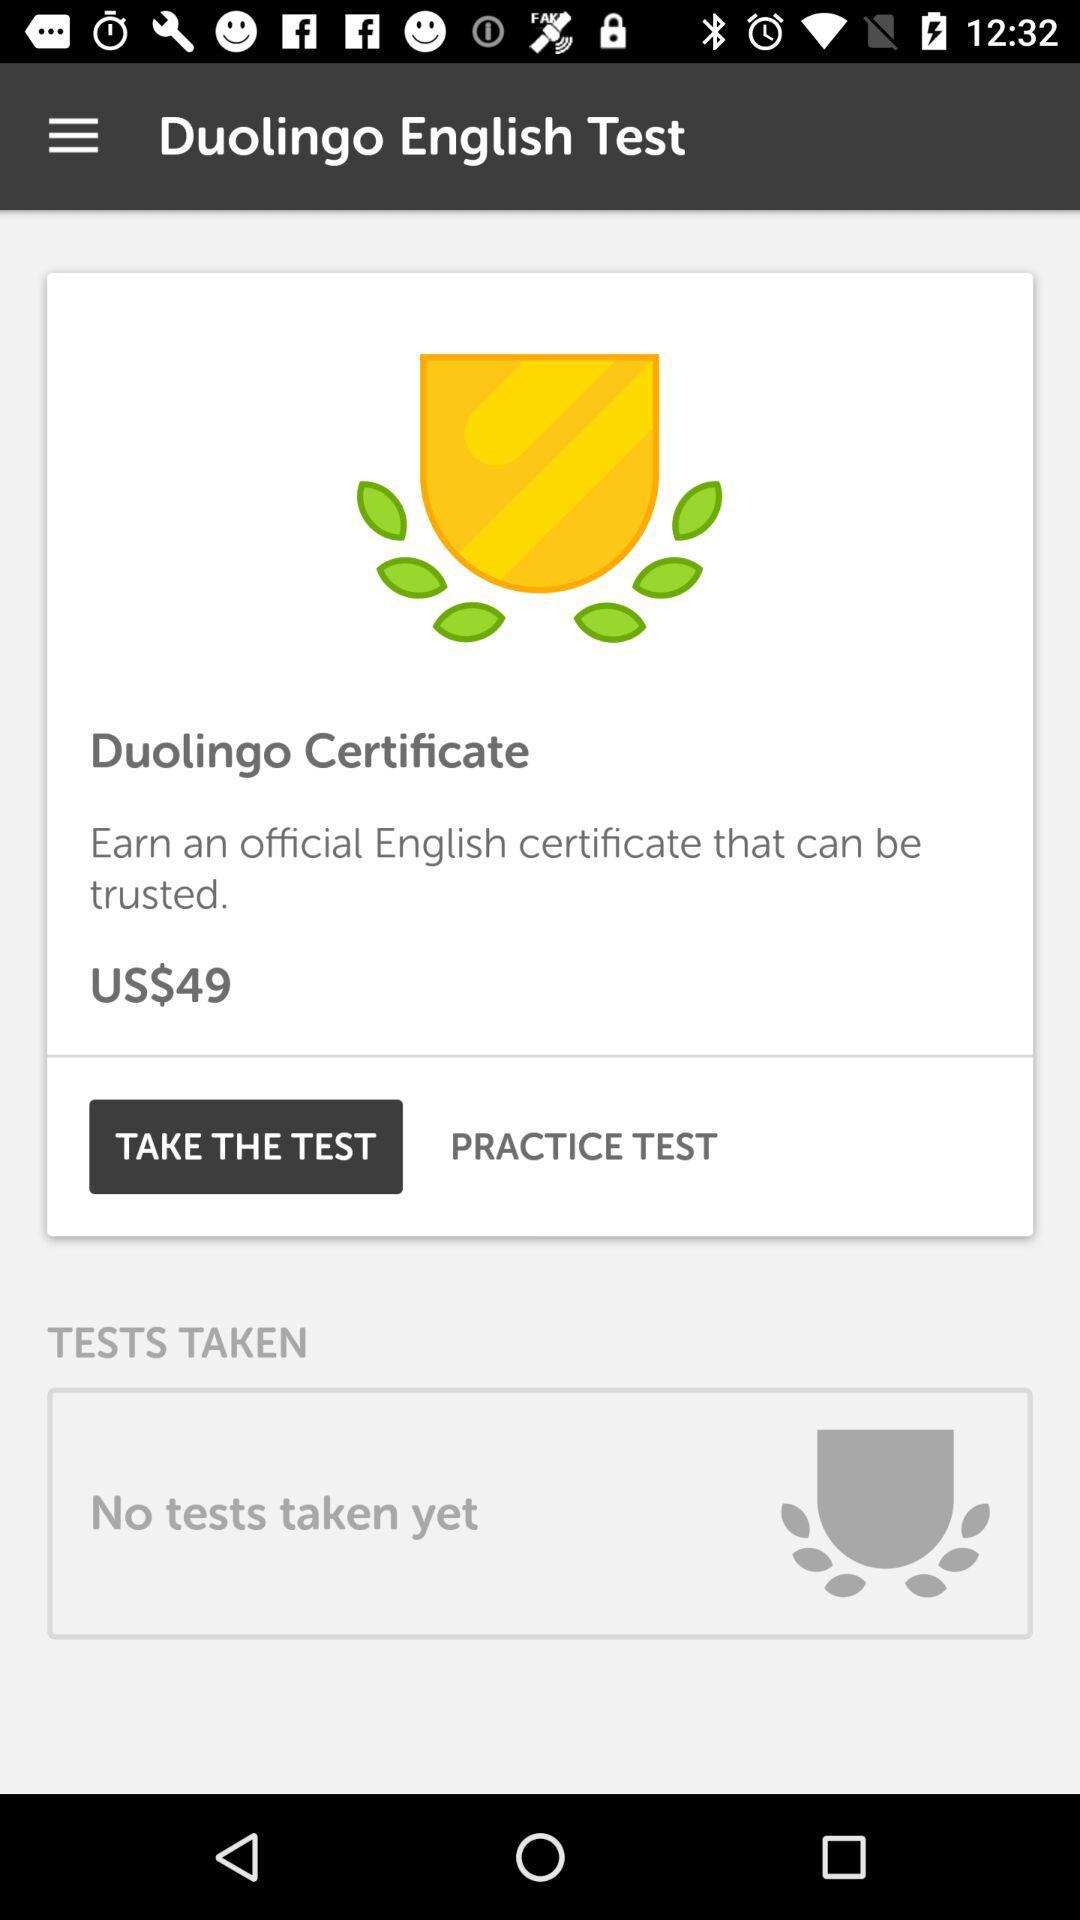  I want to click on icon above no tests taken, so click(583, 1146).